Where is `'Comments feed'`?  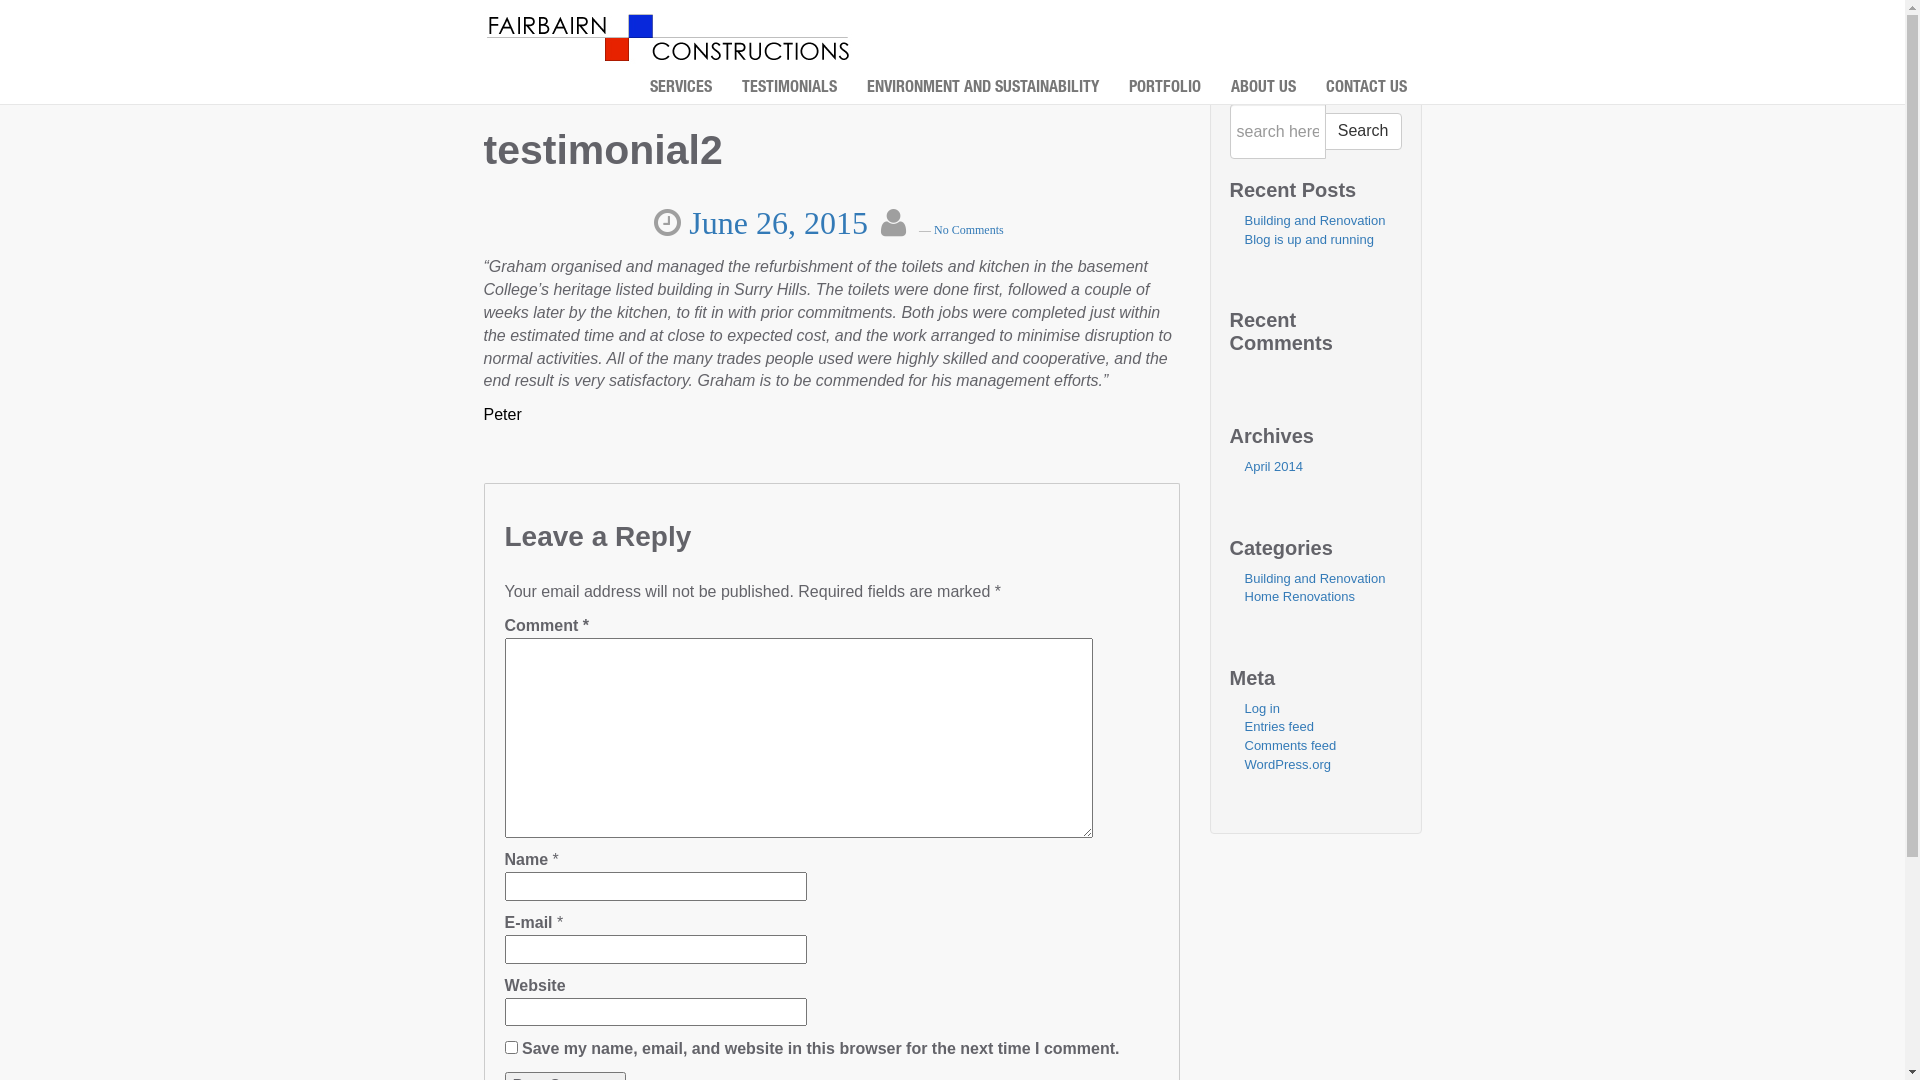 'Comments feed' is located at coordinates (1242, 745).